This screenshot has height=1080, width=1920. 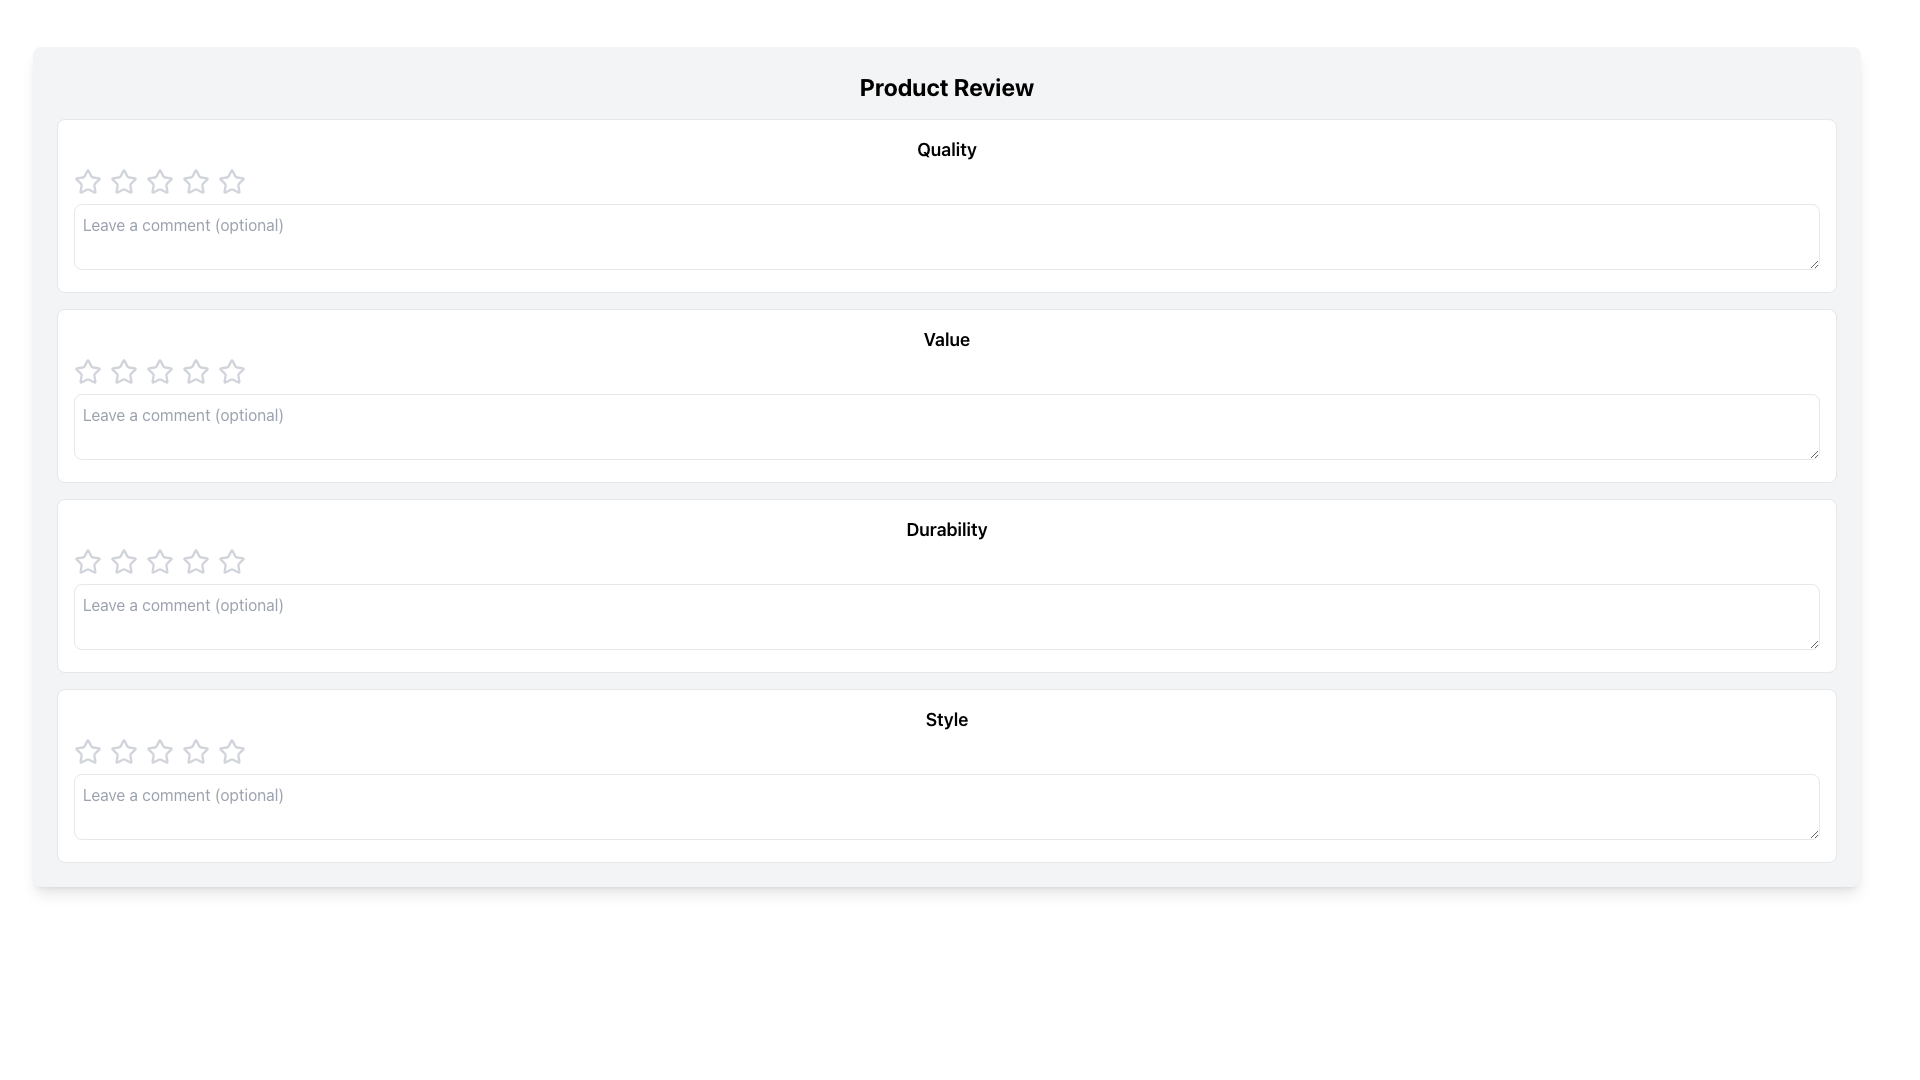 What do you see at coordinates (196, 181) in the screenshot?
I see `the second star icon in the 'Quality' rating section to assign a two-star rating` at bounding box center [196, 181].